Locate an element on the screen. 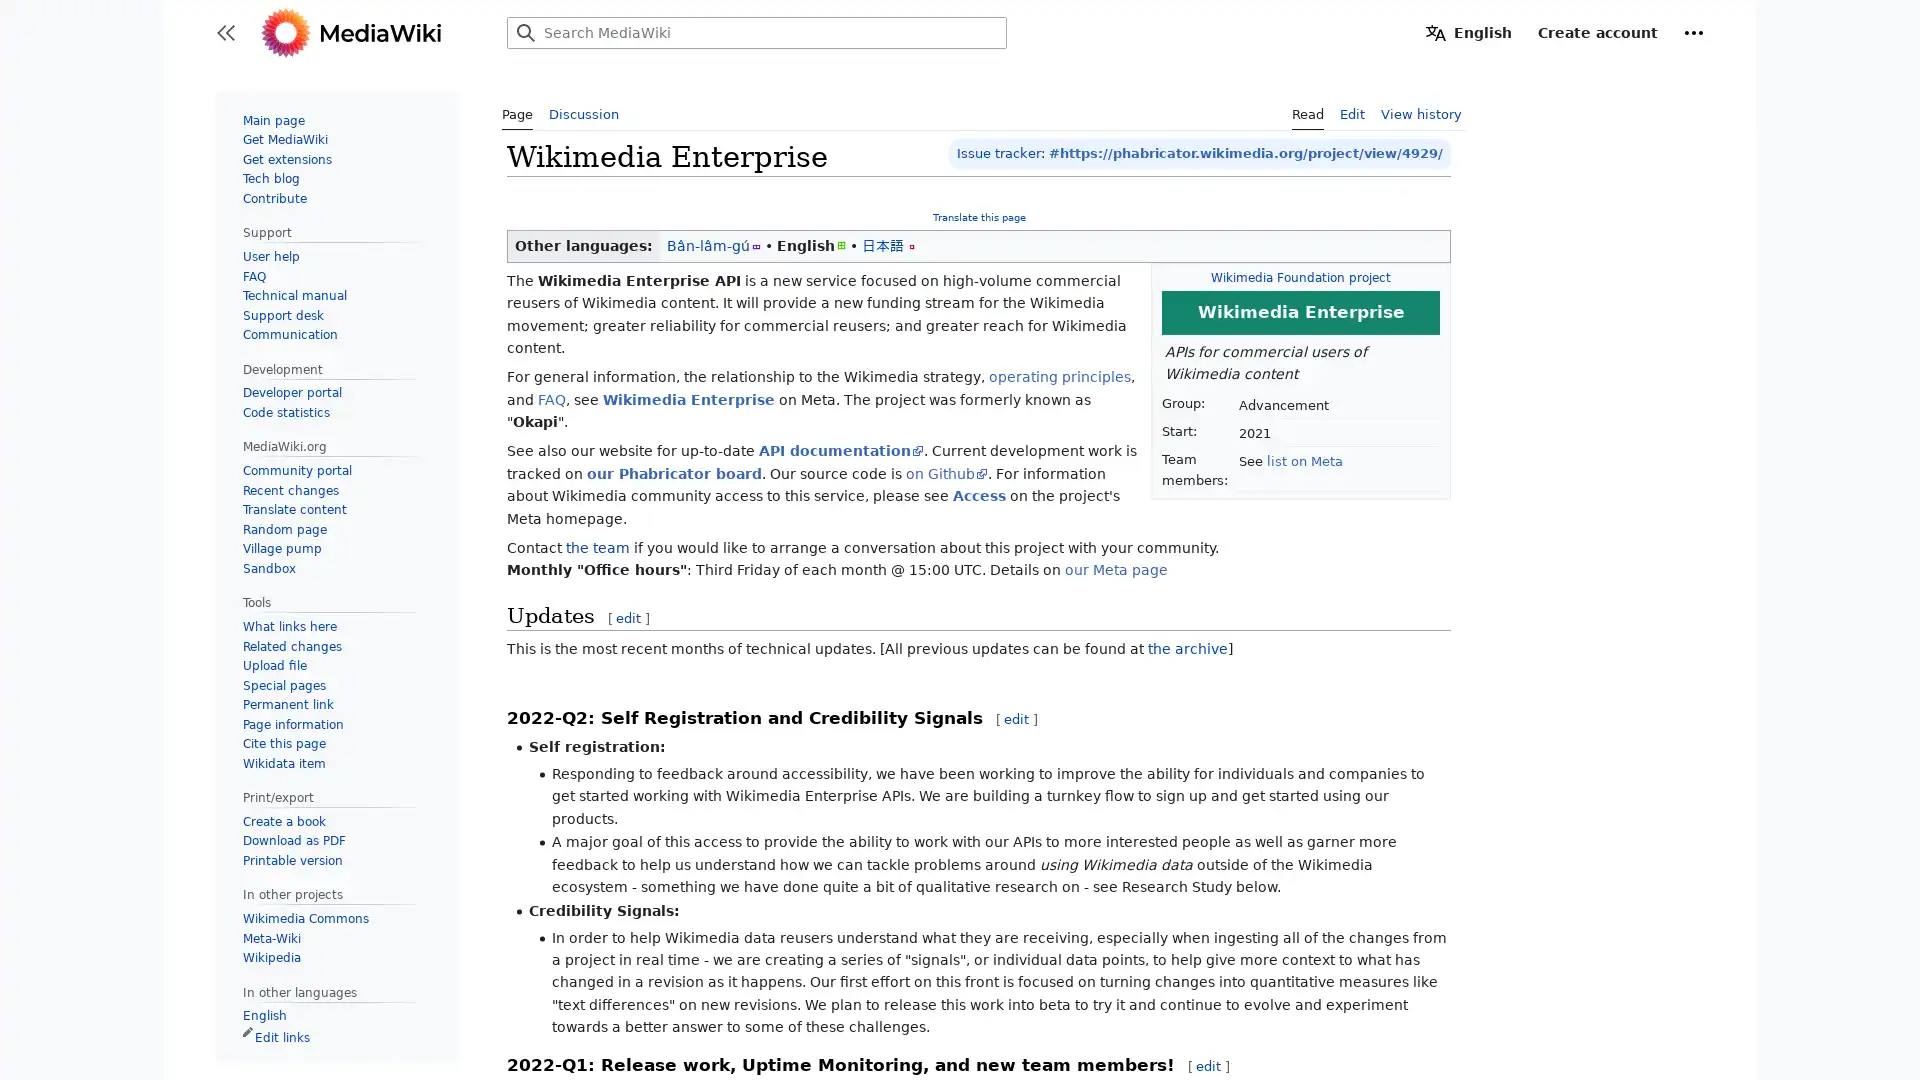  Go is located at coordinates (526, 33).